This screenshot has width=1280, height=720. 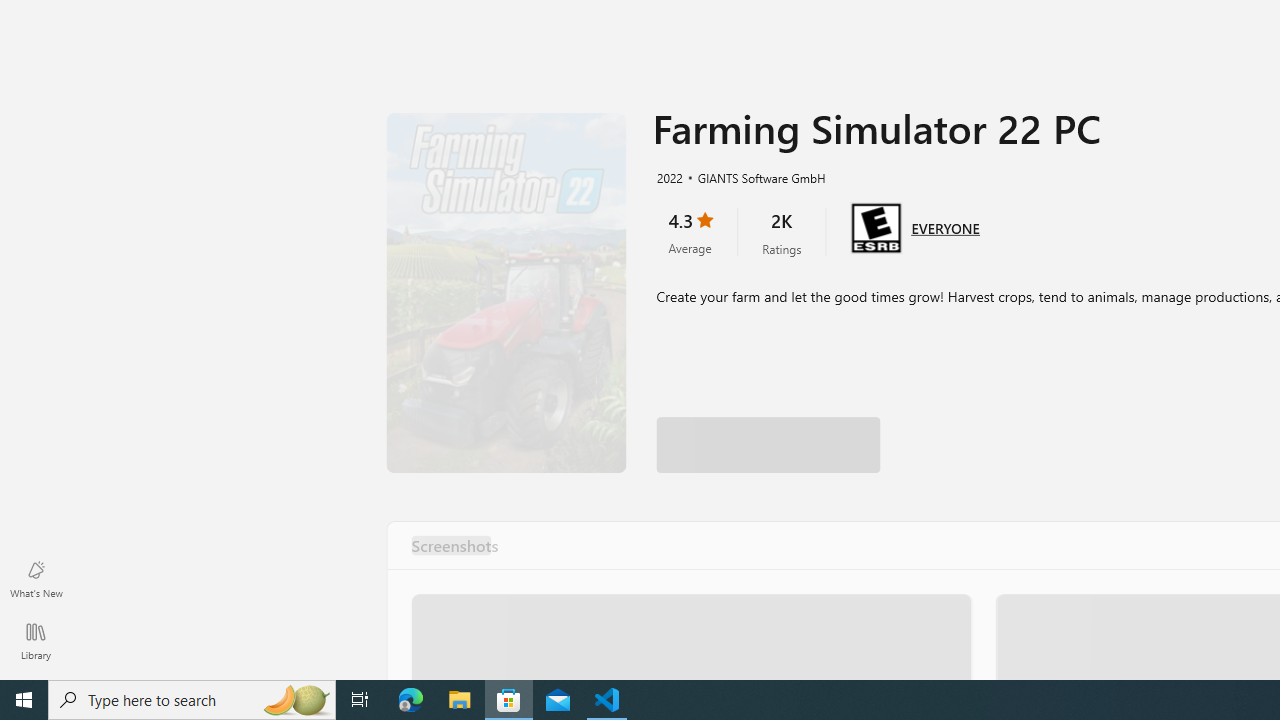 I want to click on 'Play with Game Pass', so click(x=767, y=420).